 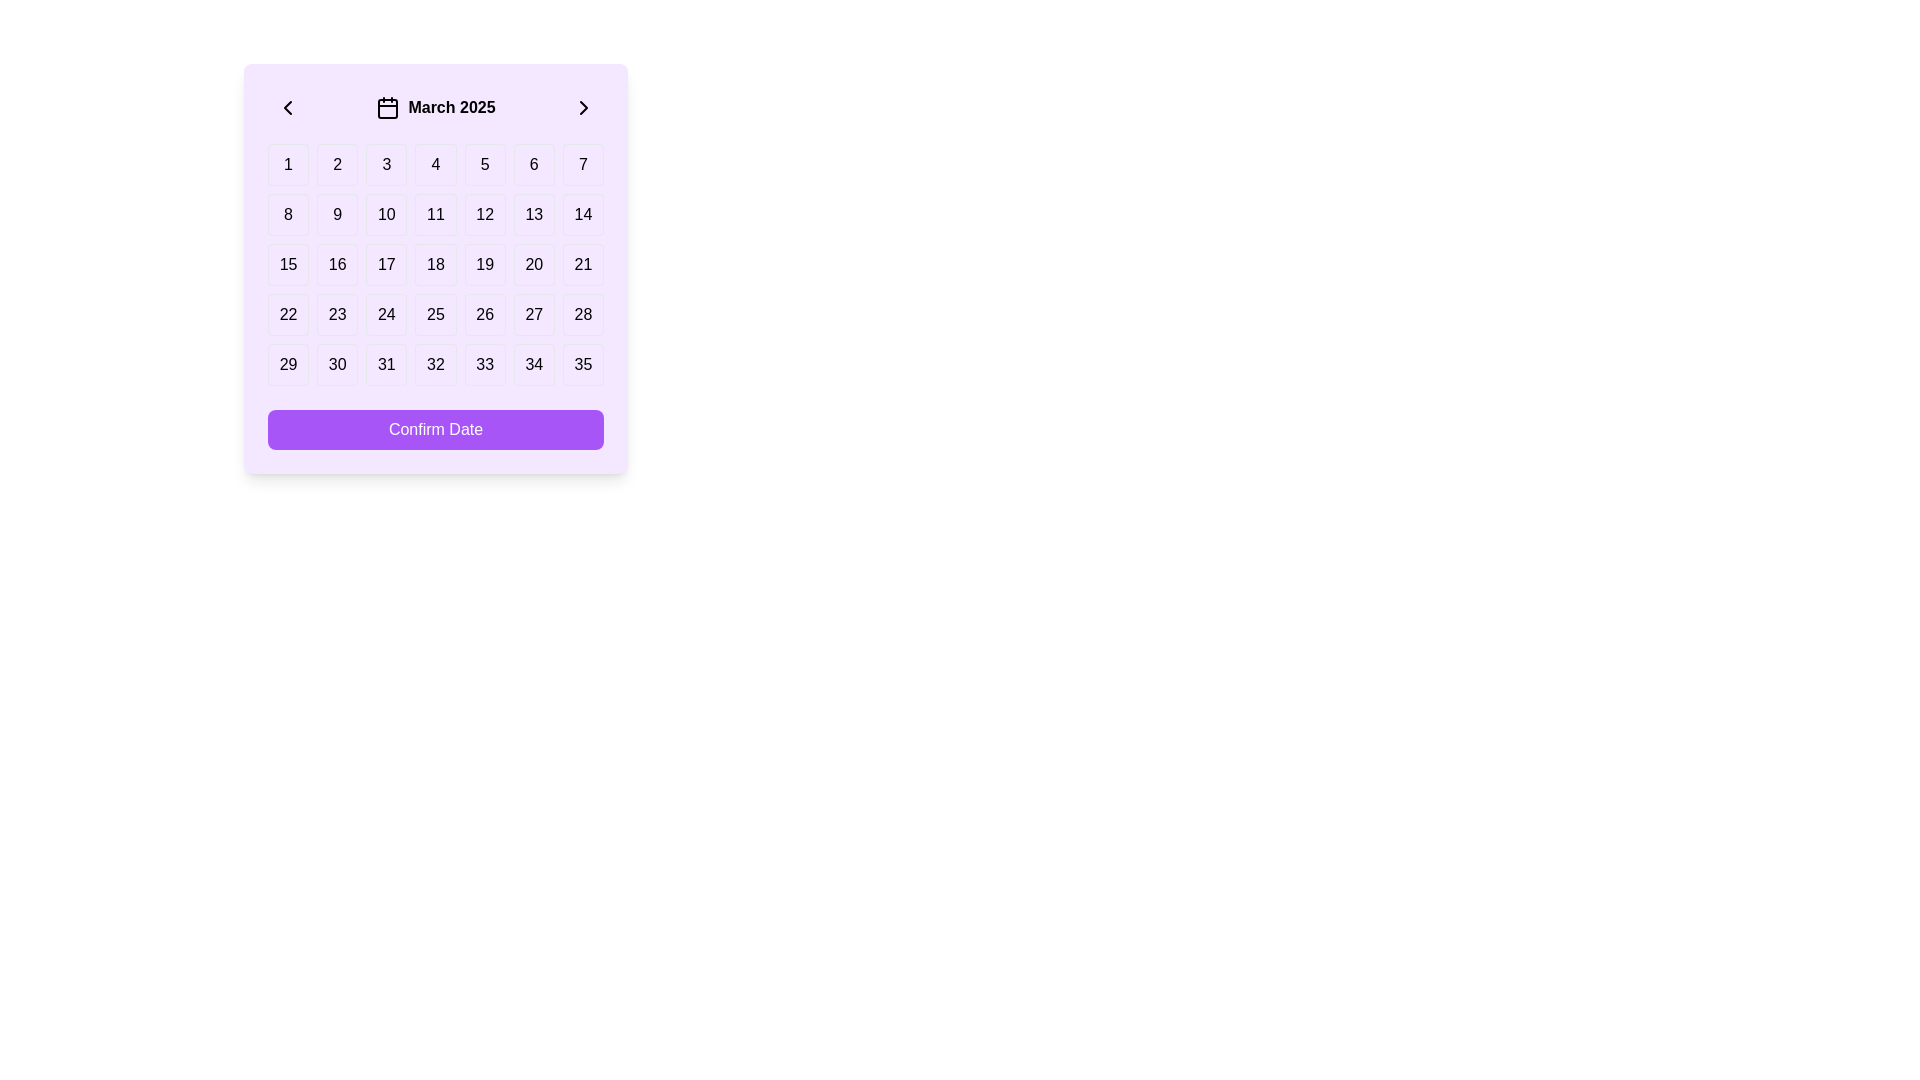 I want to click on the square button with rounded borders and centered text '35' in the bottom-right corner of the calendar grid, so click(x=582, y=365).